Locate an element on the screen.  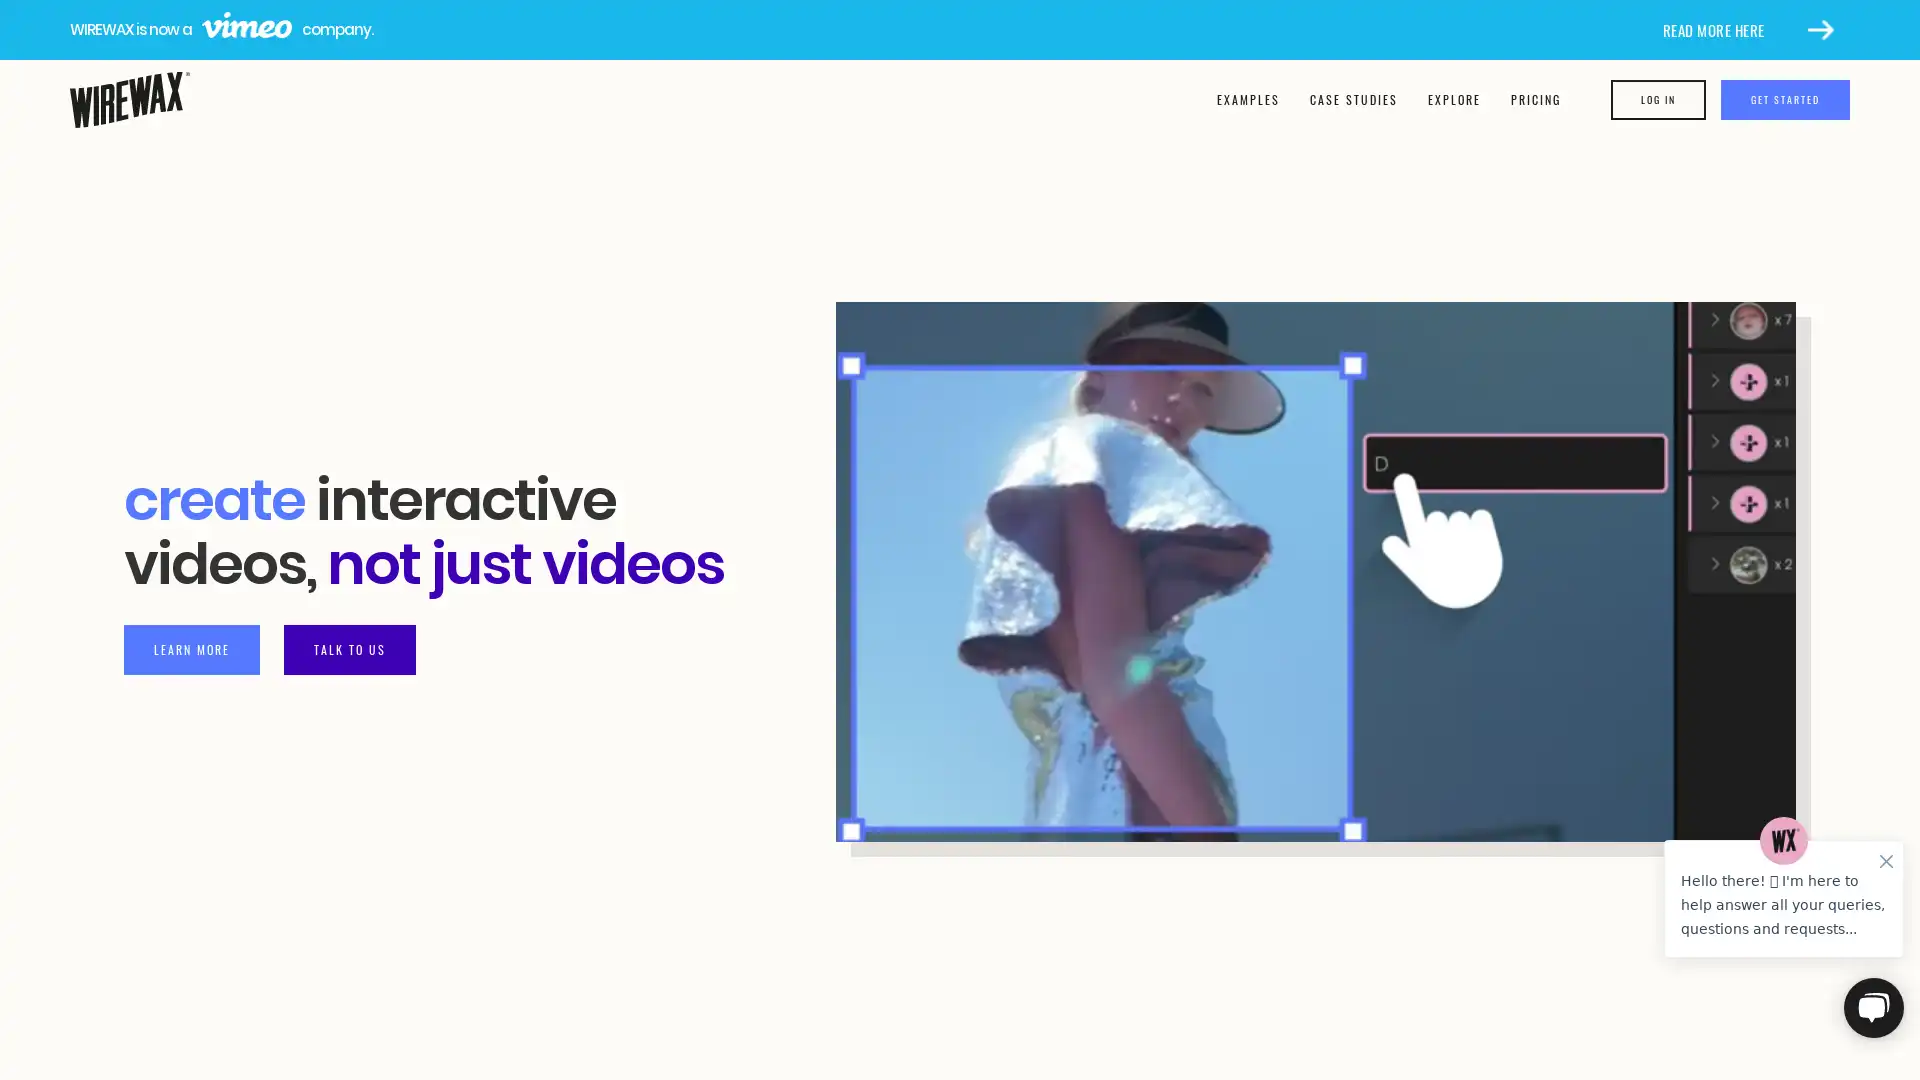
LOG IN is located at coordinates (1658, 100).